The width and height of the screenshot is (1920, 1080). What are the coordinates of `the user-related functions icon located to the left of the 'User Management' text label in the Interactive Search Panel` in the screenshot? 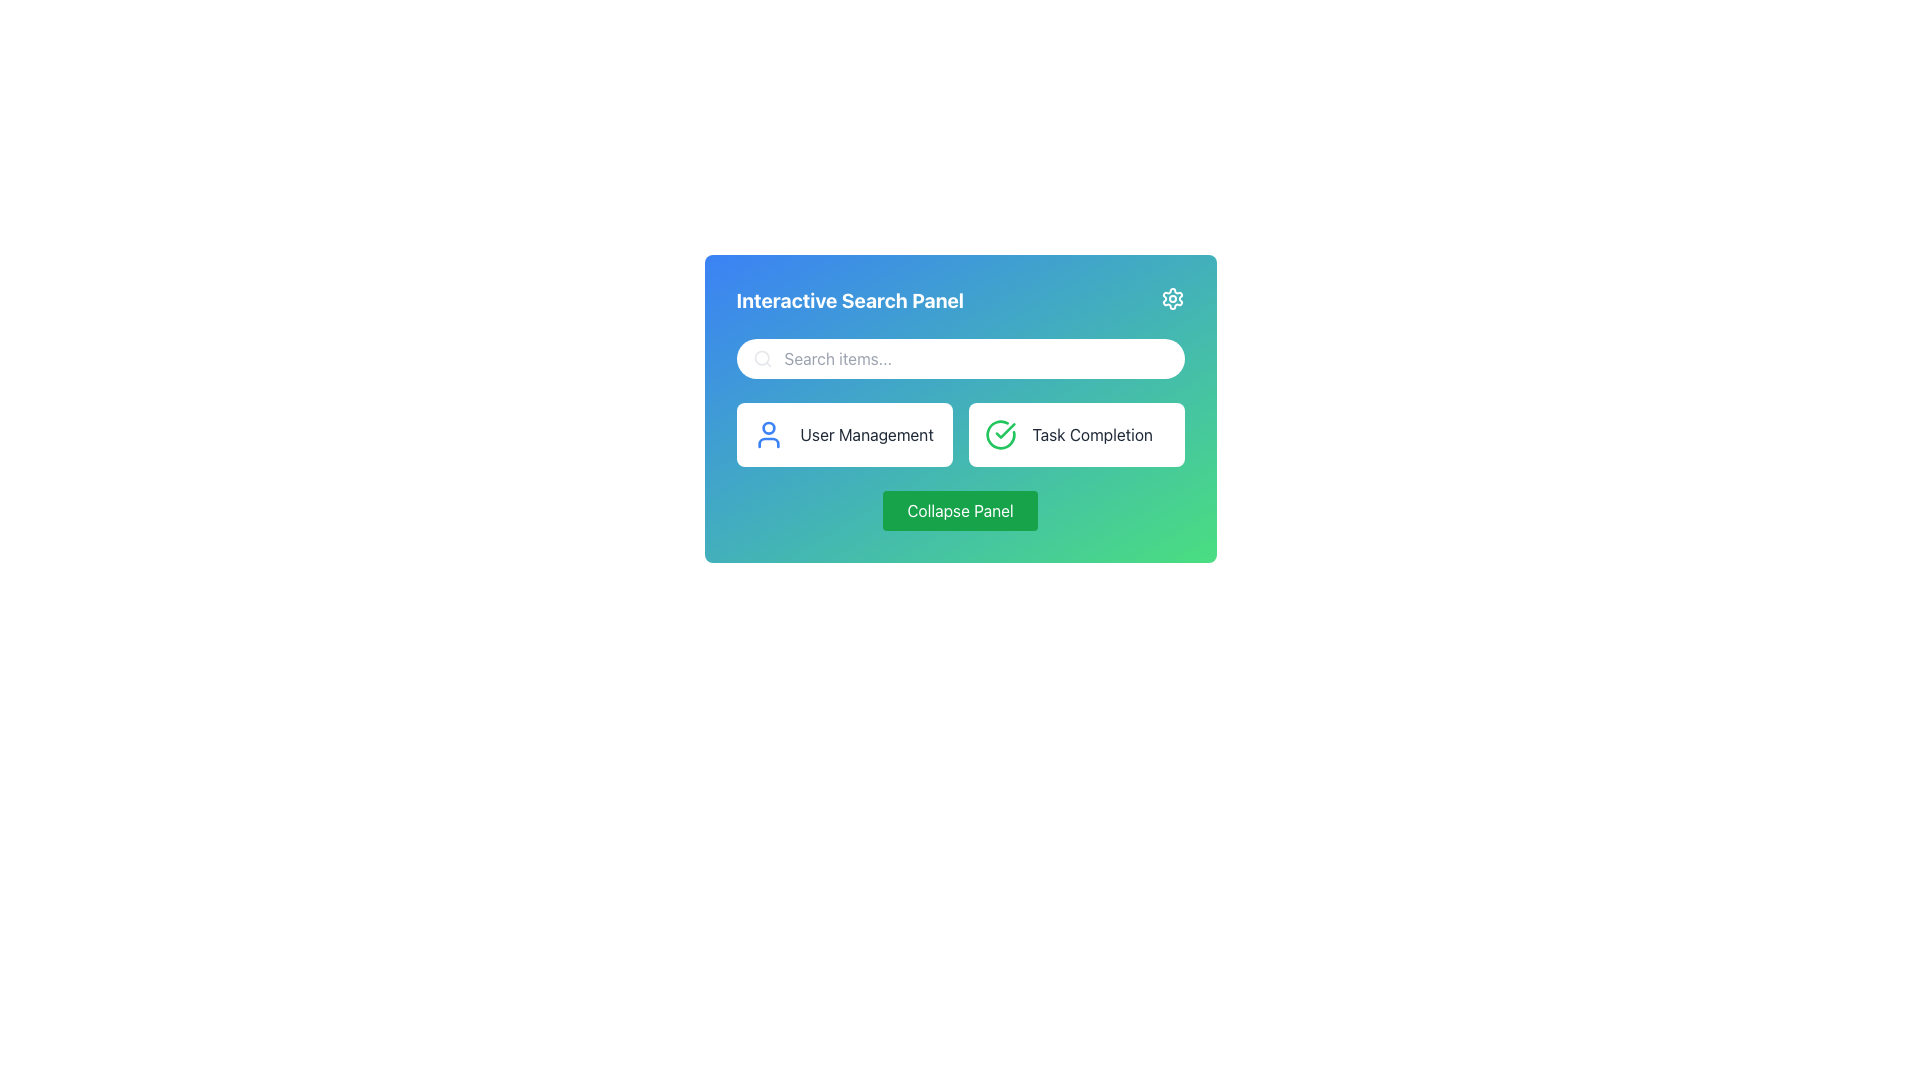 It's located at (767, 434).